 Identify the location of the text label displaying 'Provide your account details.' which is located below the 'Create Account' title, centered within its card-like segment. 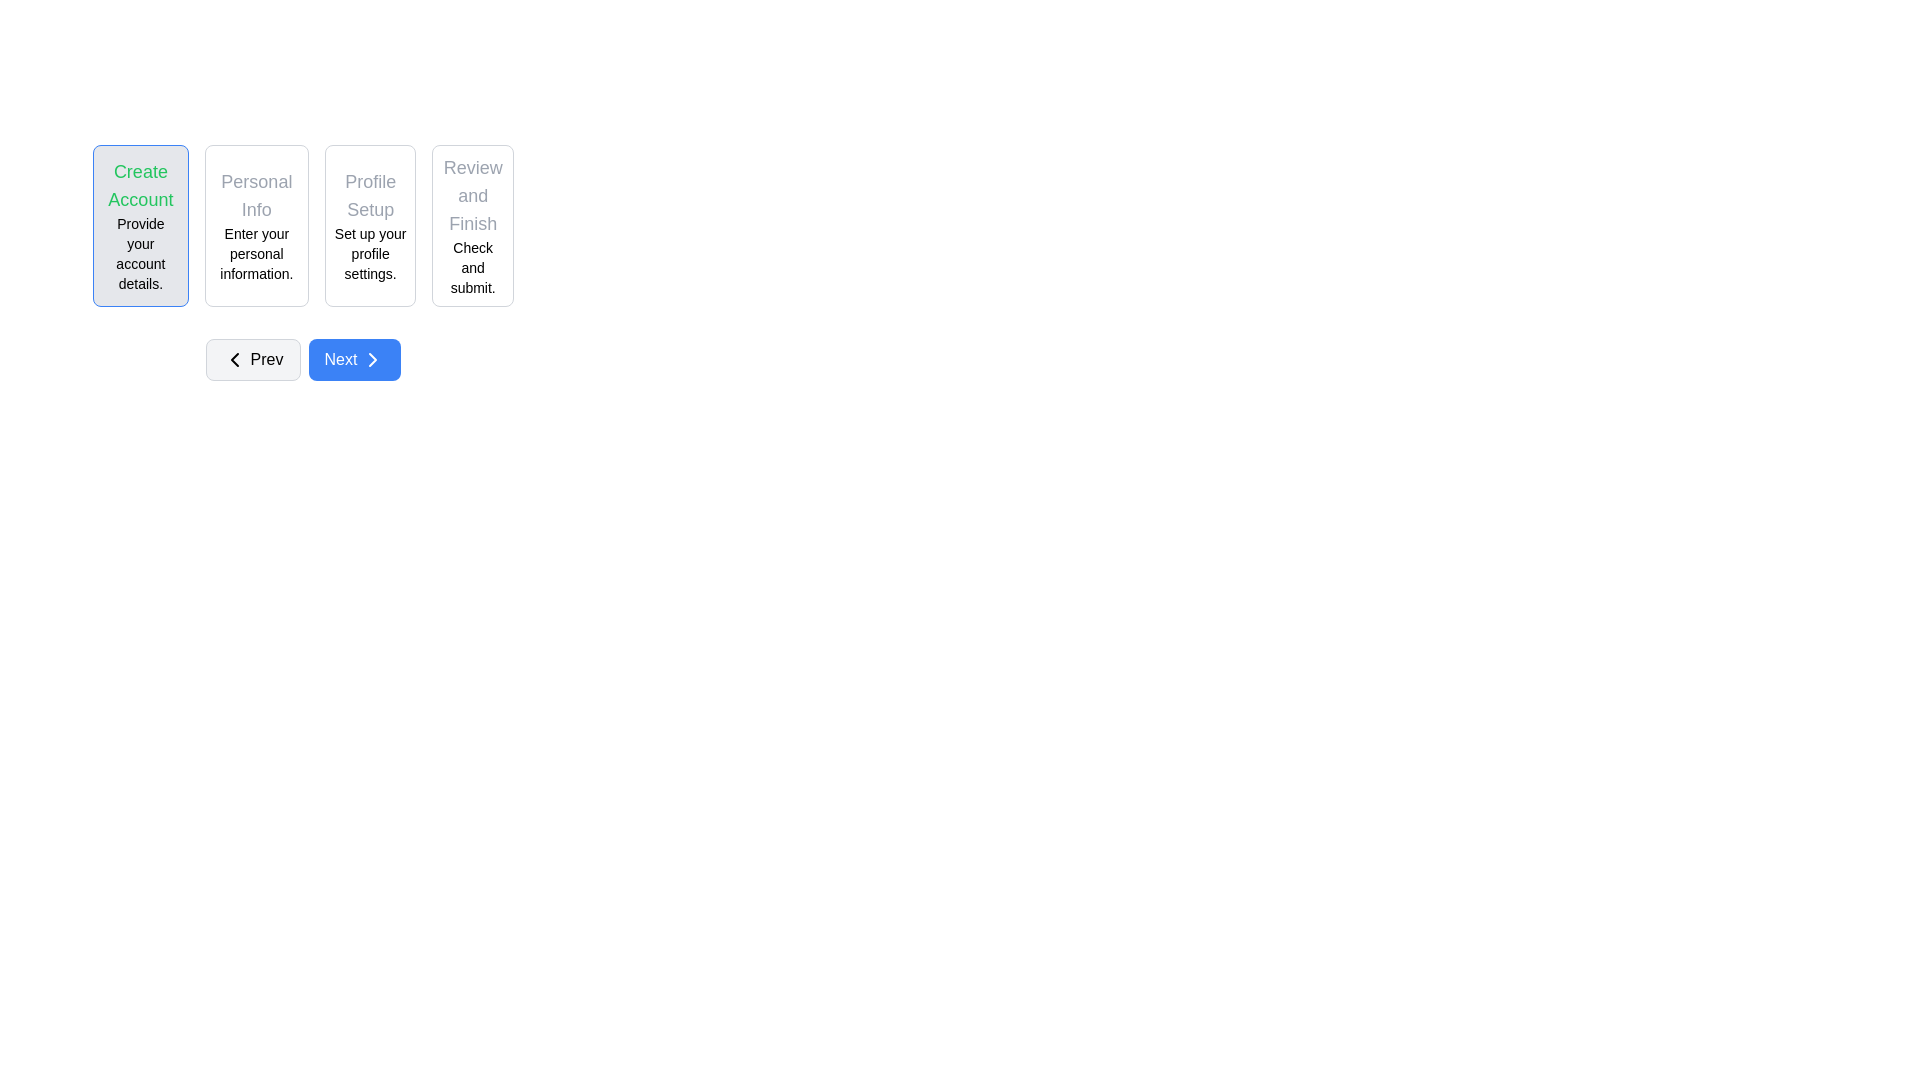
(139, 253).